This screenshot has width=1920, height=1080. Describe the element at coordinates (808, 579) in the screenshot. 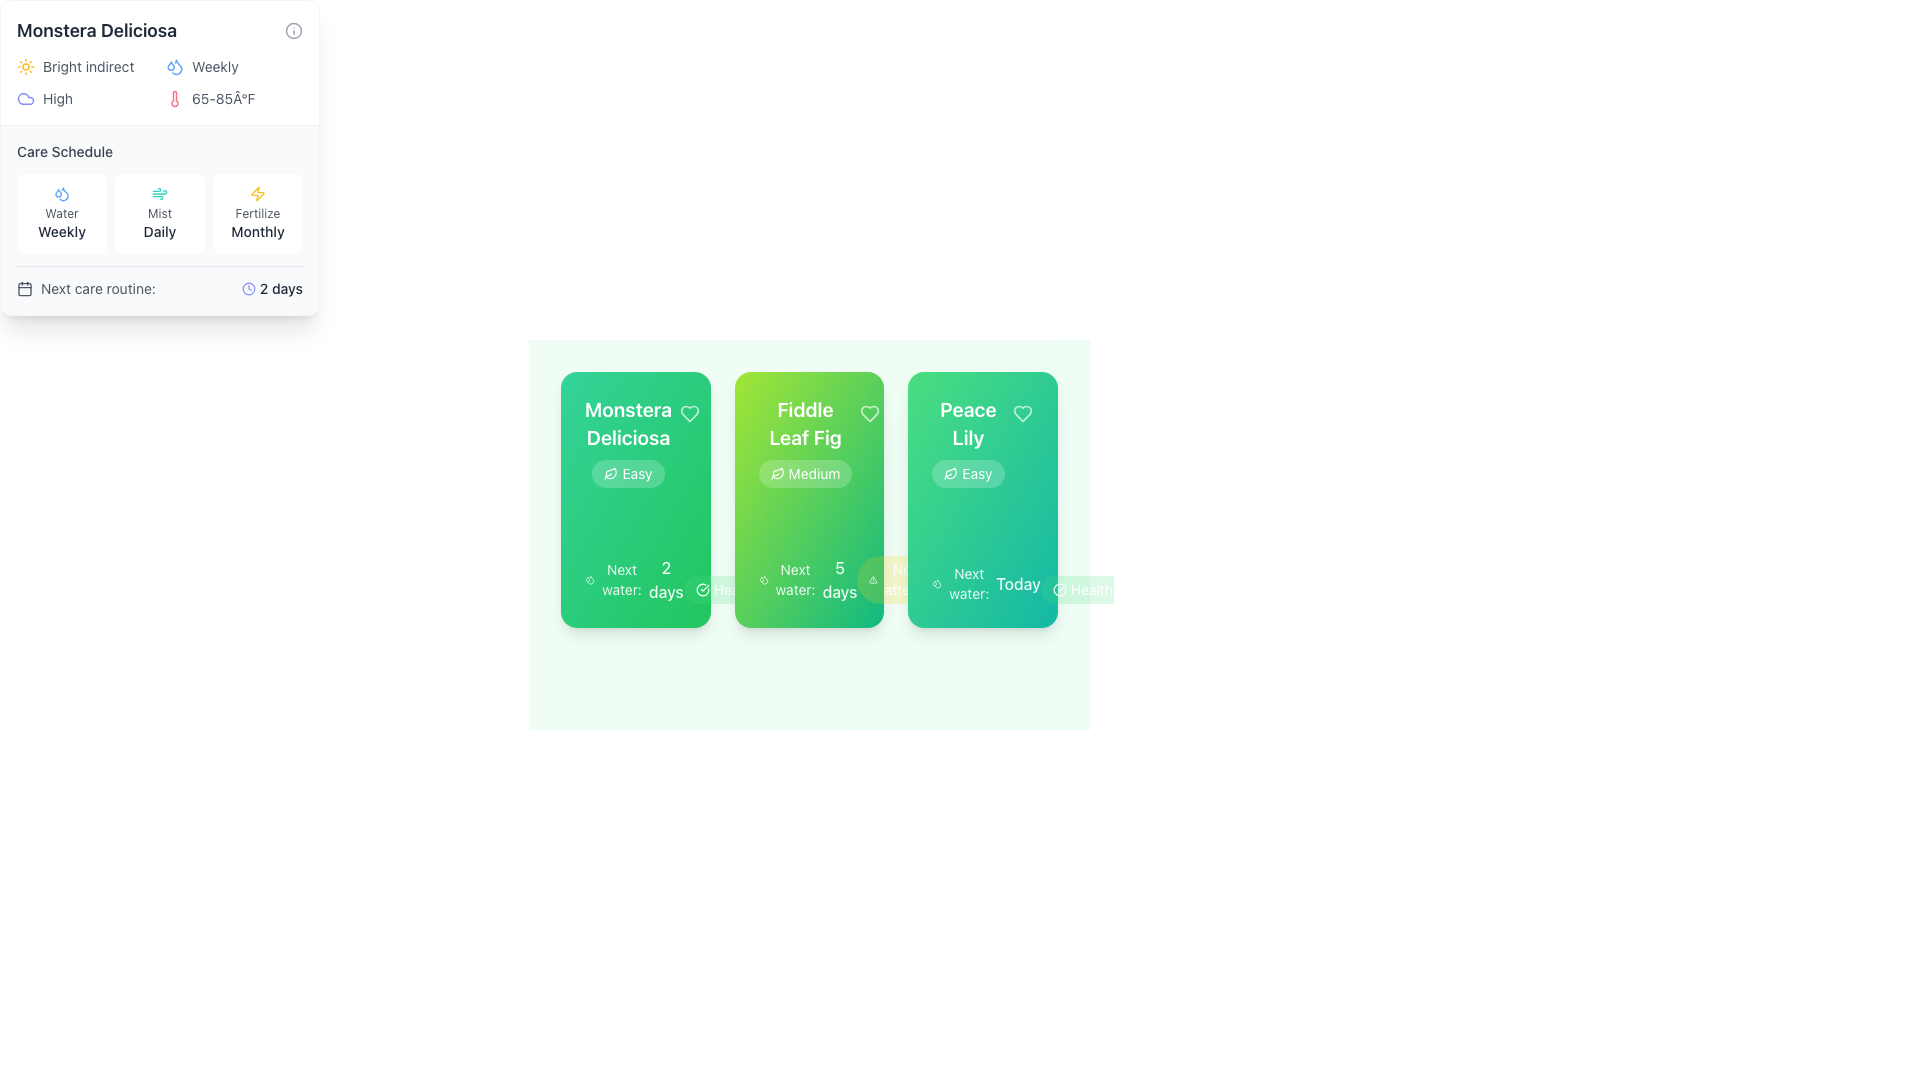

I see `the Text Label with Icon displaying 'Next water: 5 days' located in the second card under 'Medium' difficulty for the 'Fiddle Leaf Fig'` at that location.